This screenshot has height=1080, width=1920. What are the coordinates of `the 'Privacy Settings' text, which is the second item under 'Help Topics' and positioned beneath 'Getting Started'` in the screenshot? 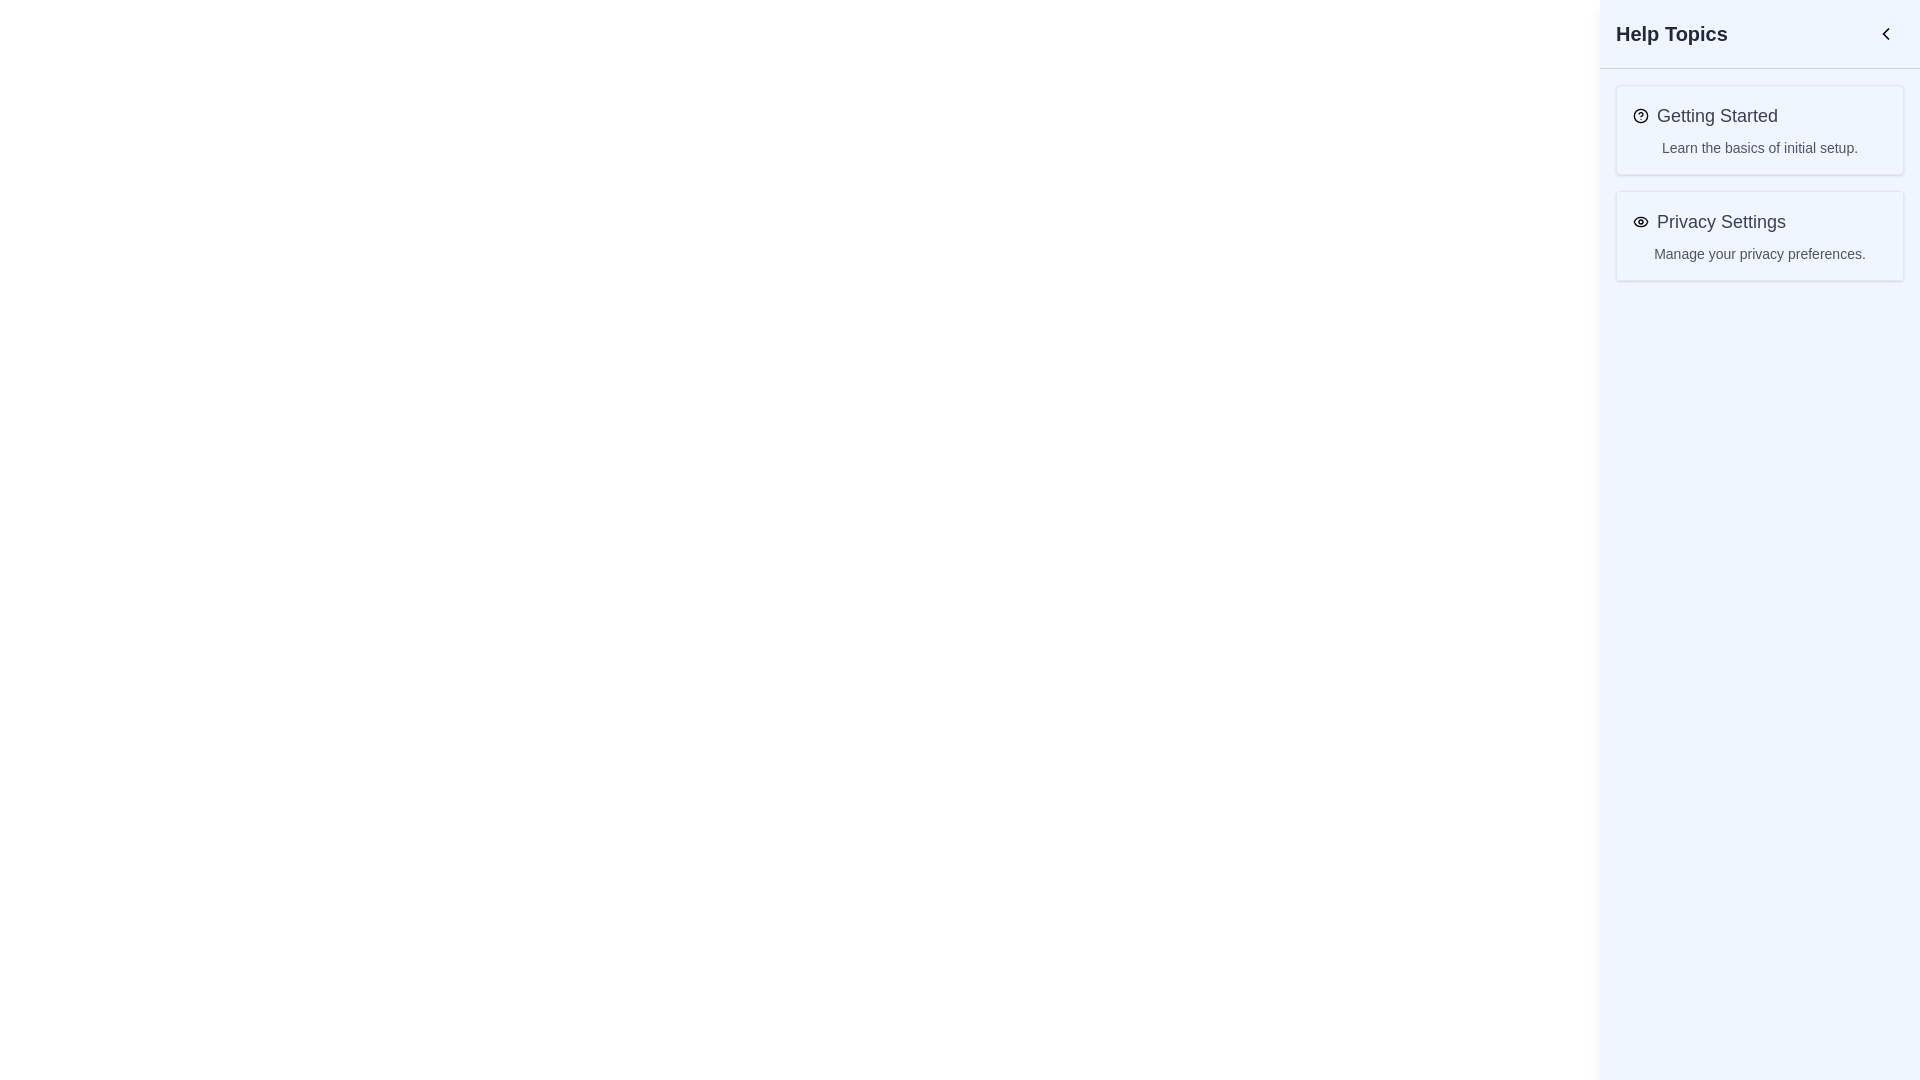 It's located at (1720, 222).